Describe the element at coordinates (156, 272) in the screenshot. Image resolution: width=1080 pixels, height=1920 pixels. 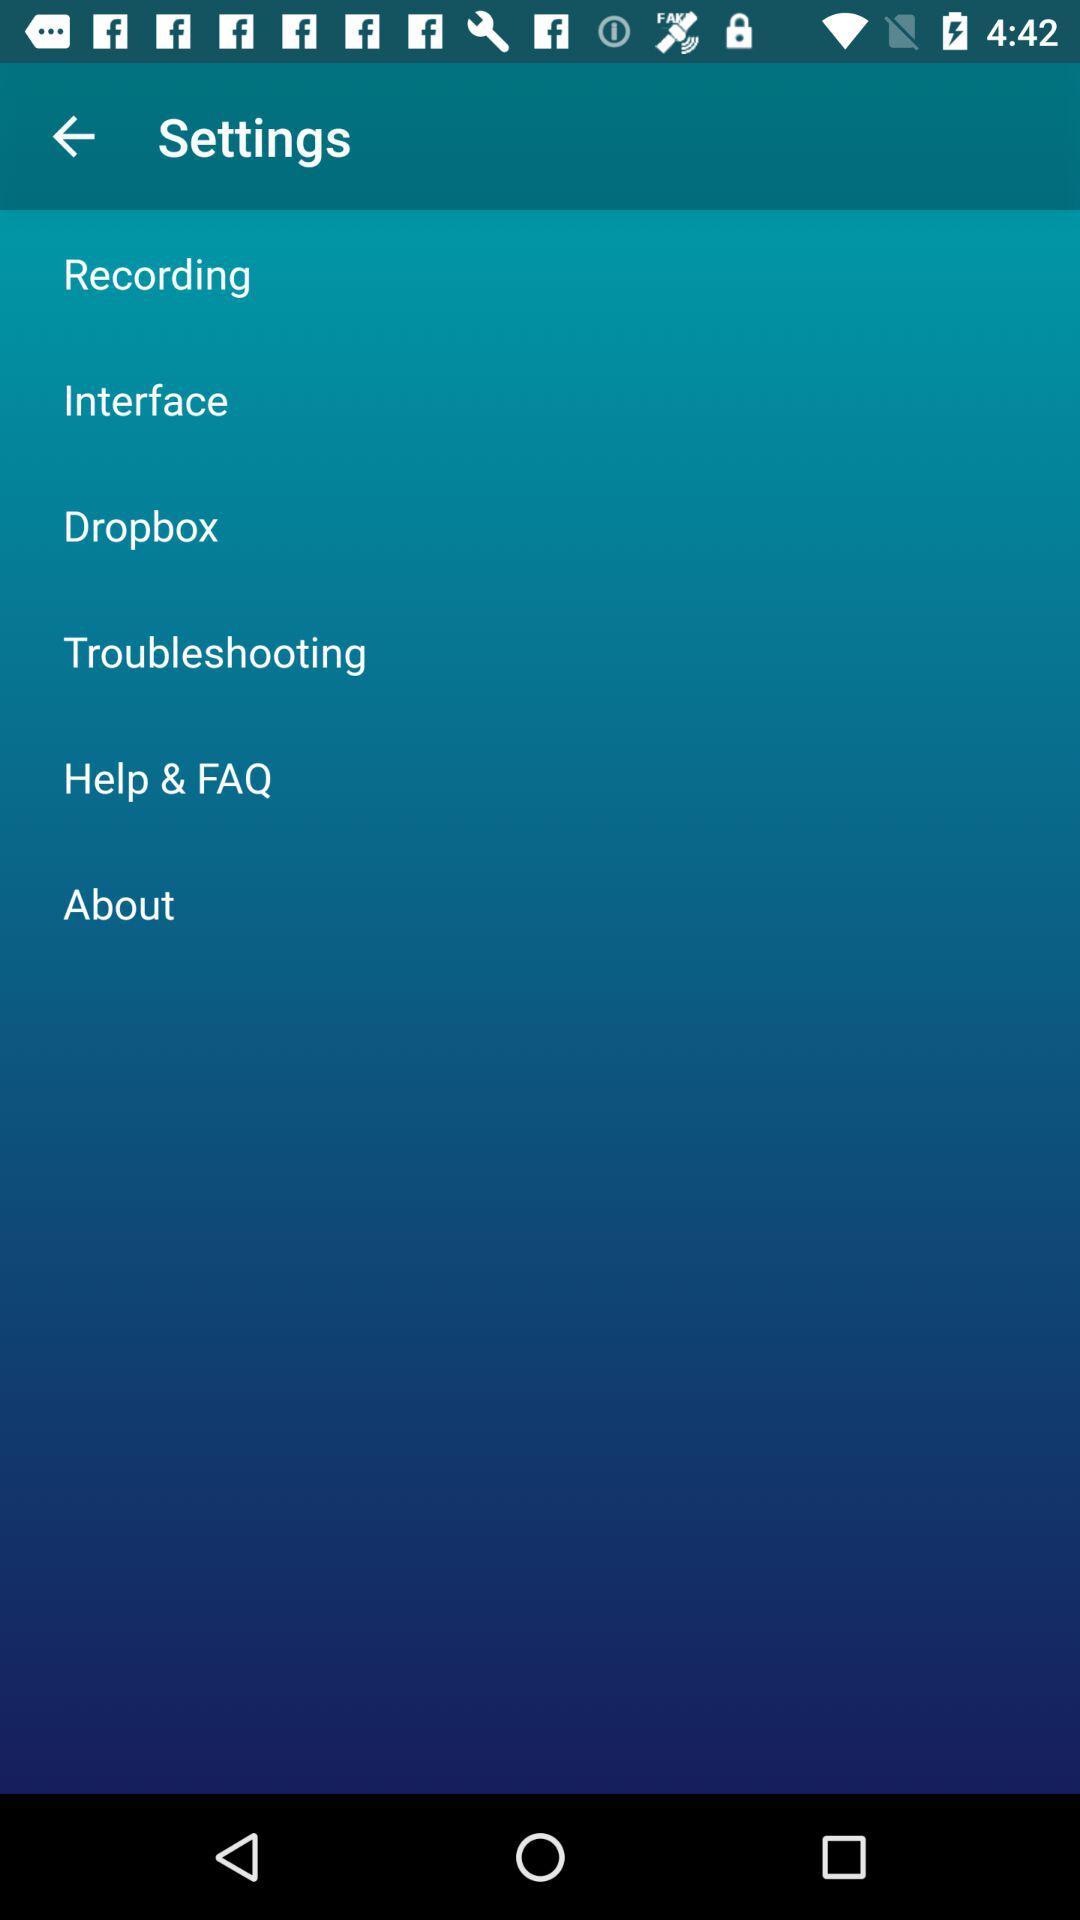
I see `the recording icon` at that location.